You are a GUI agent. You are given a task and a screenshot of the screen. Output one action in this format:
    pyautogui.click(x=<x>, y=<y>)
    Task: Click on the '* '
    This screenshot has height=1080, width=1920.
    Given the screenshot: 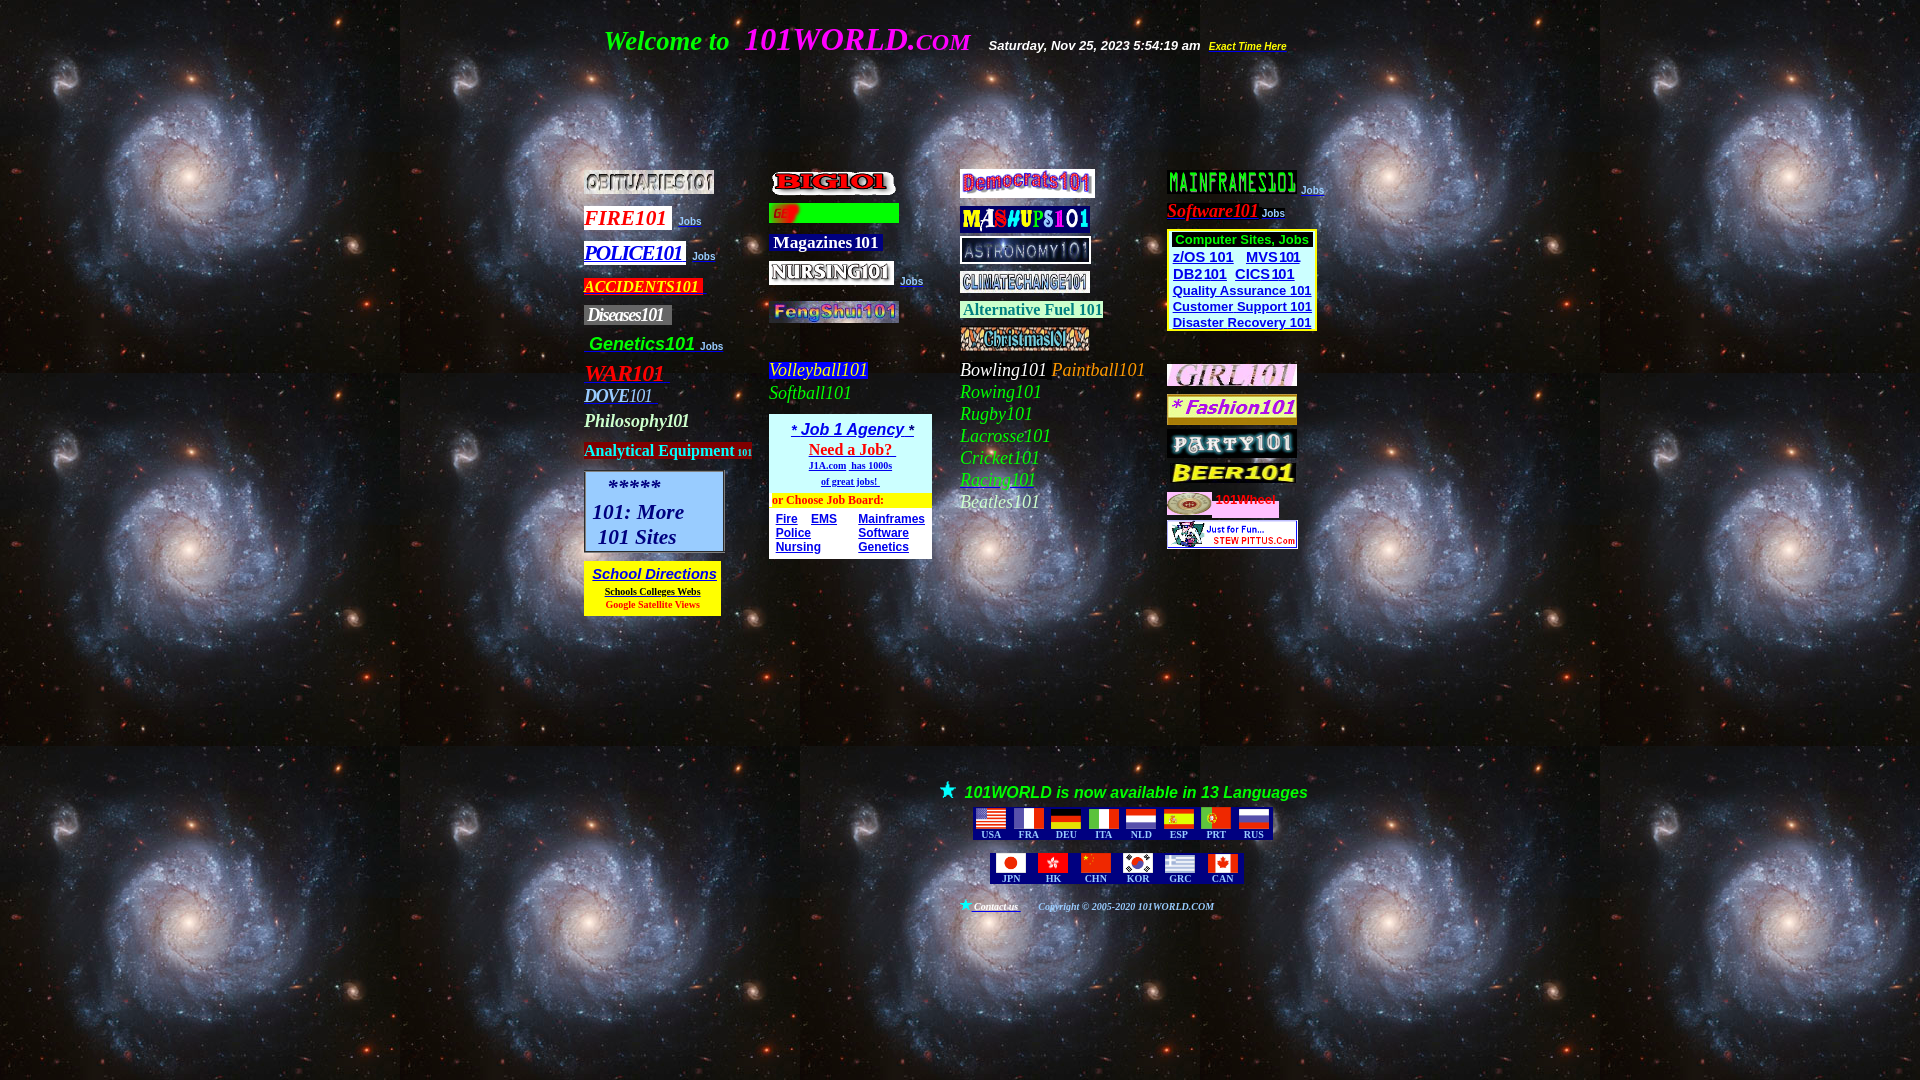 What is the action you would take?
    pyautogui.click(x=795, y=428)
    